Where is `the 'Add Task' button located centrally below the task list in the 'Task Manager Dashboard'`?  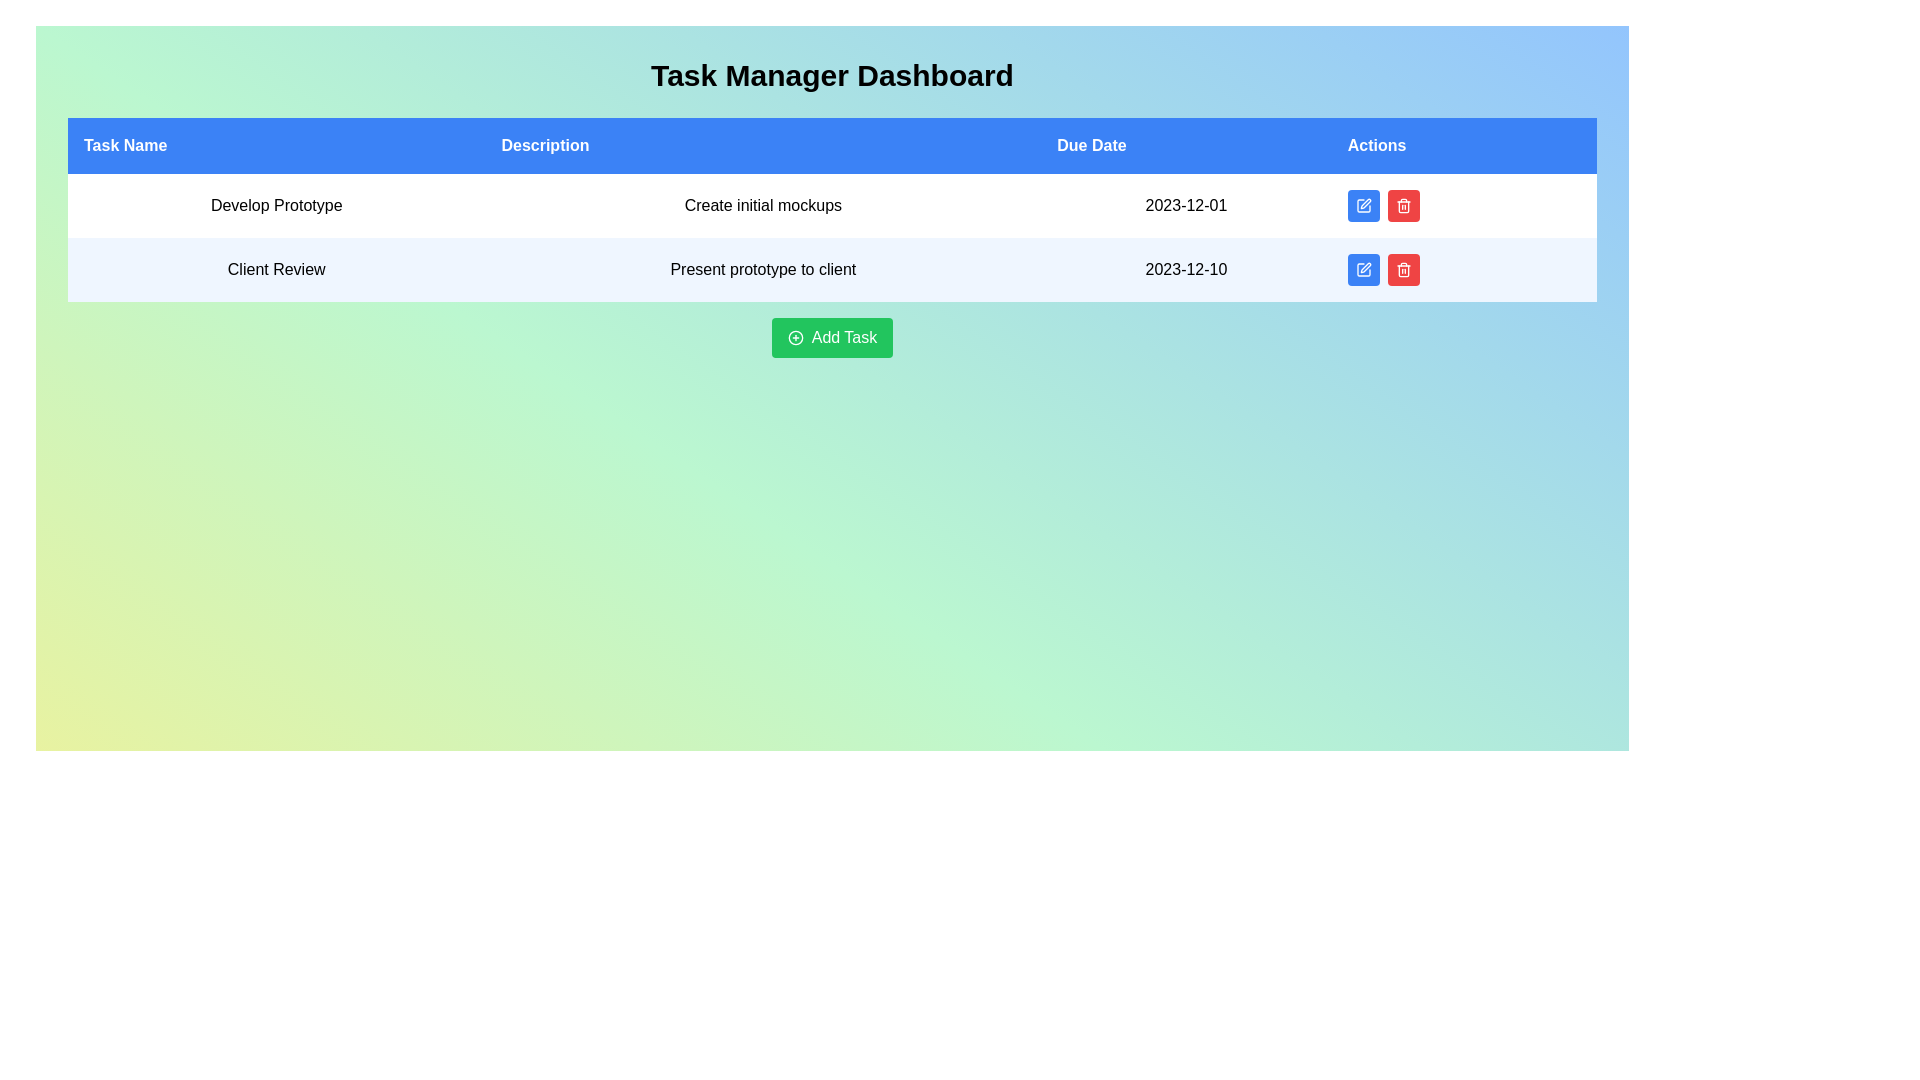 the 'Add Task' button located centrally below the task list in the 'Task Manager Dashboard' is located at coordinates (832, 337).